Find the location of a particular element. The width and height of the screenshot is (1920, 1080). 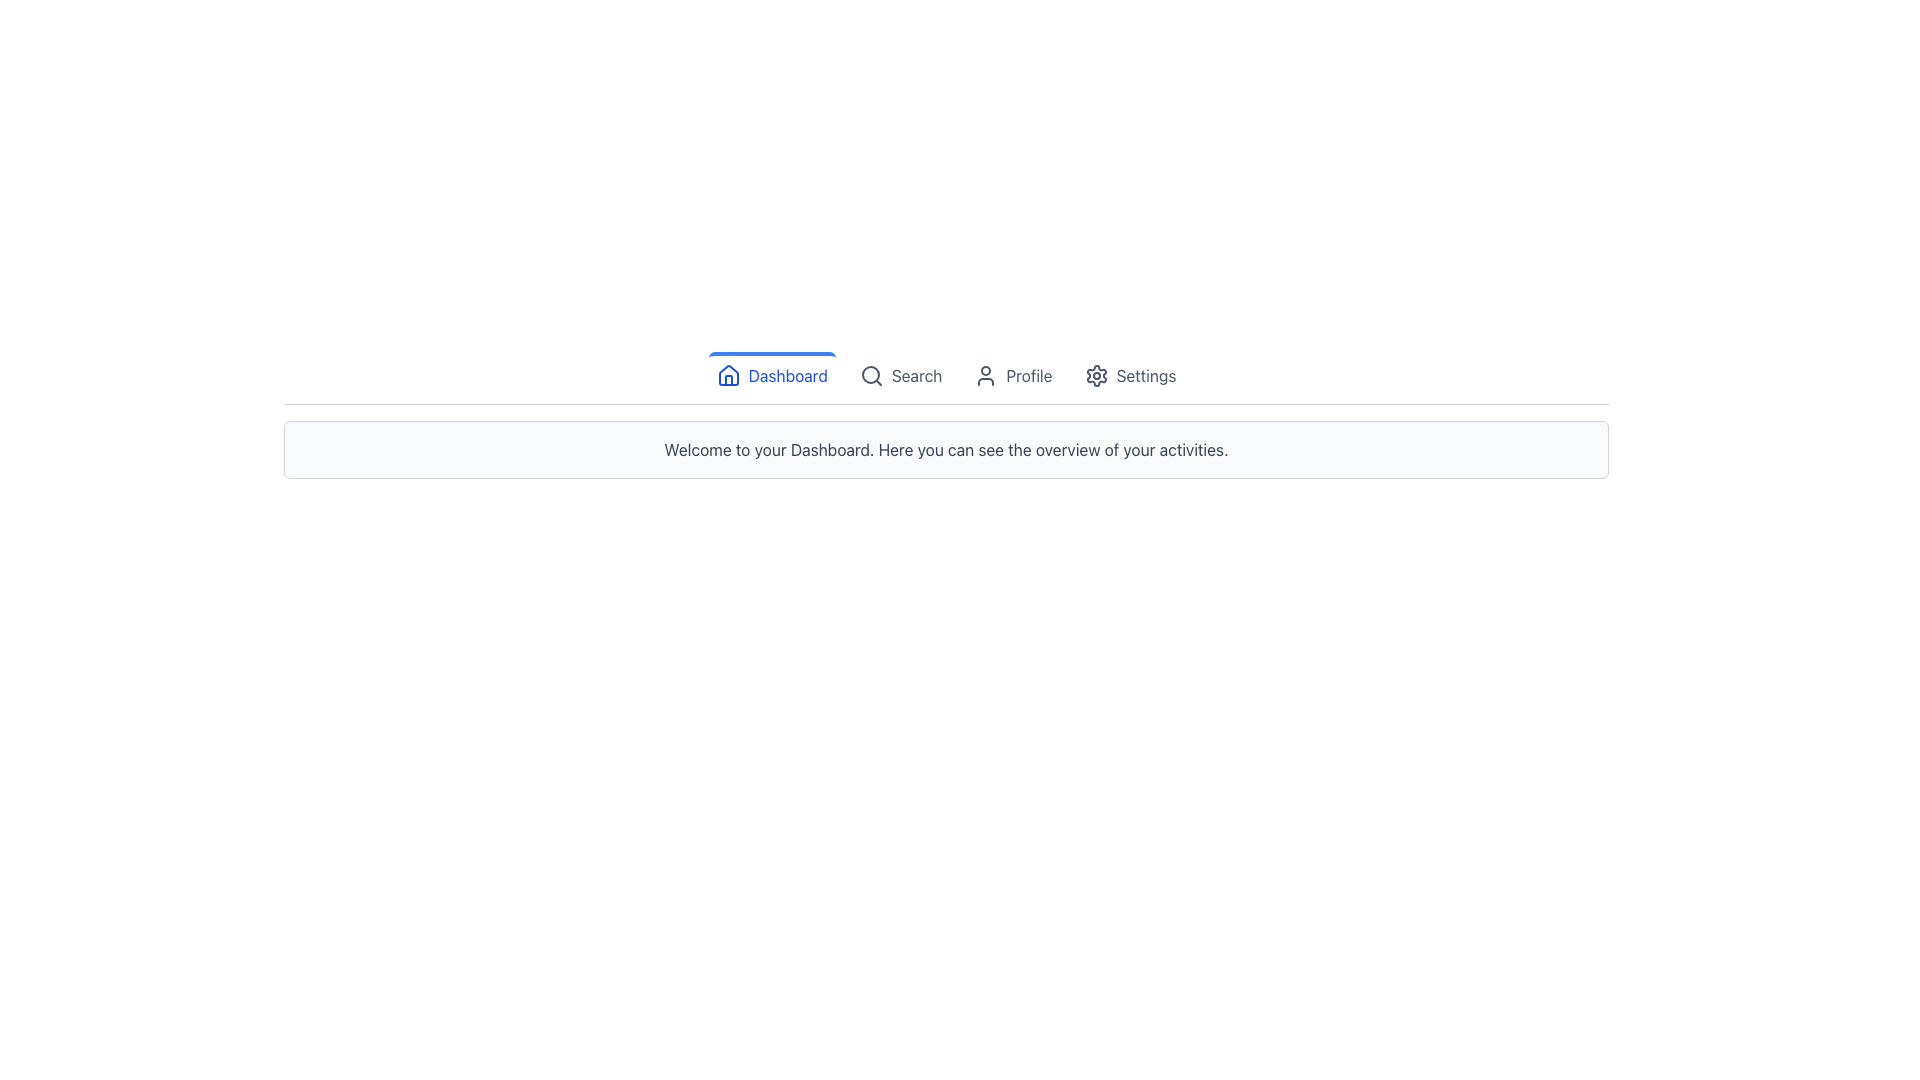

the text label 'Dashboard' in the top navigation bar is located at coordinates (787, 375).